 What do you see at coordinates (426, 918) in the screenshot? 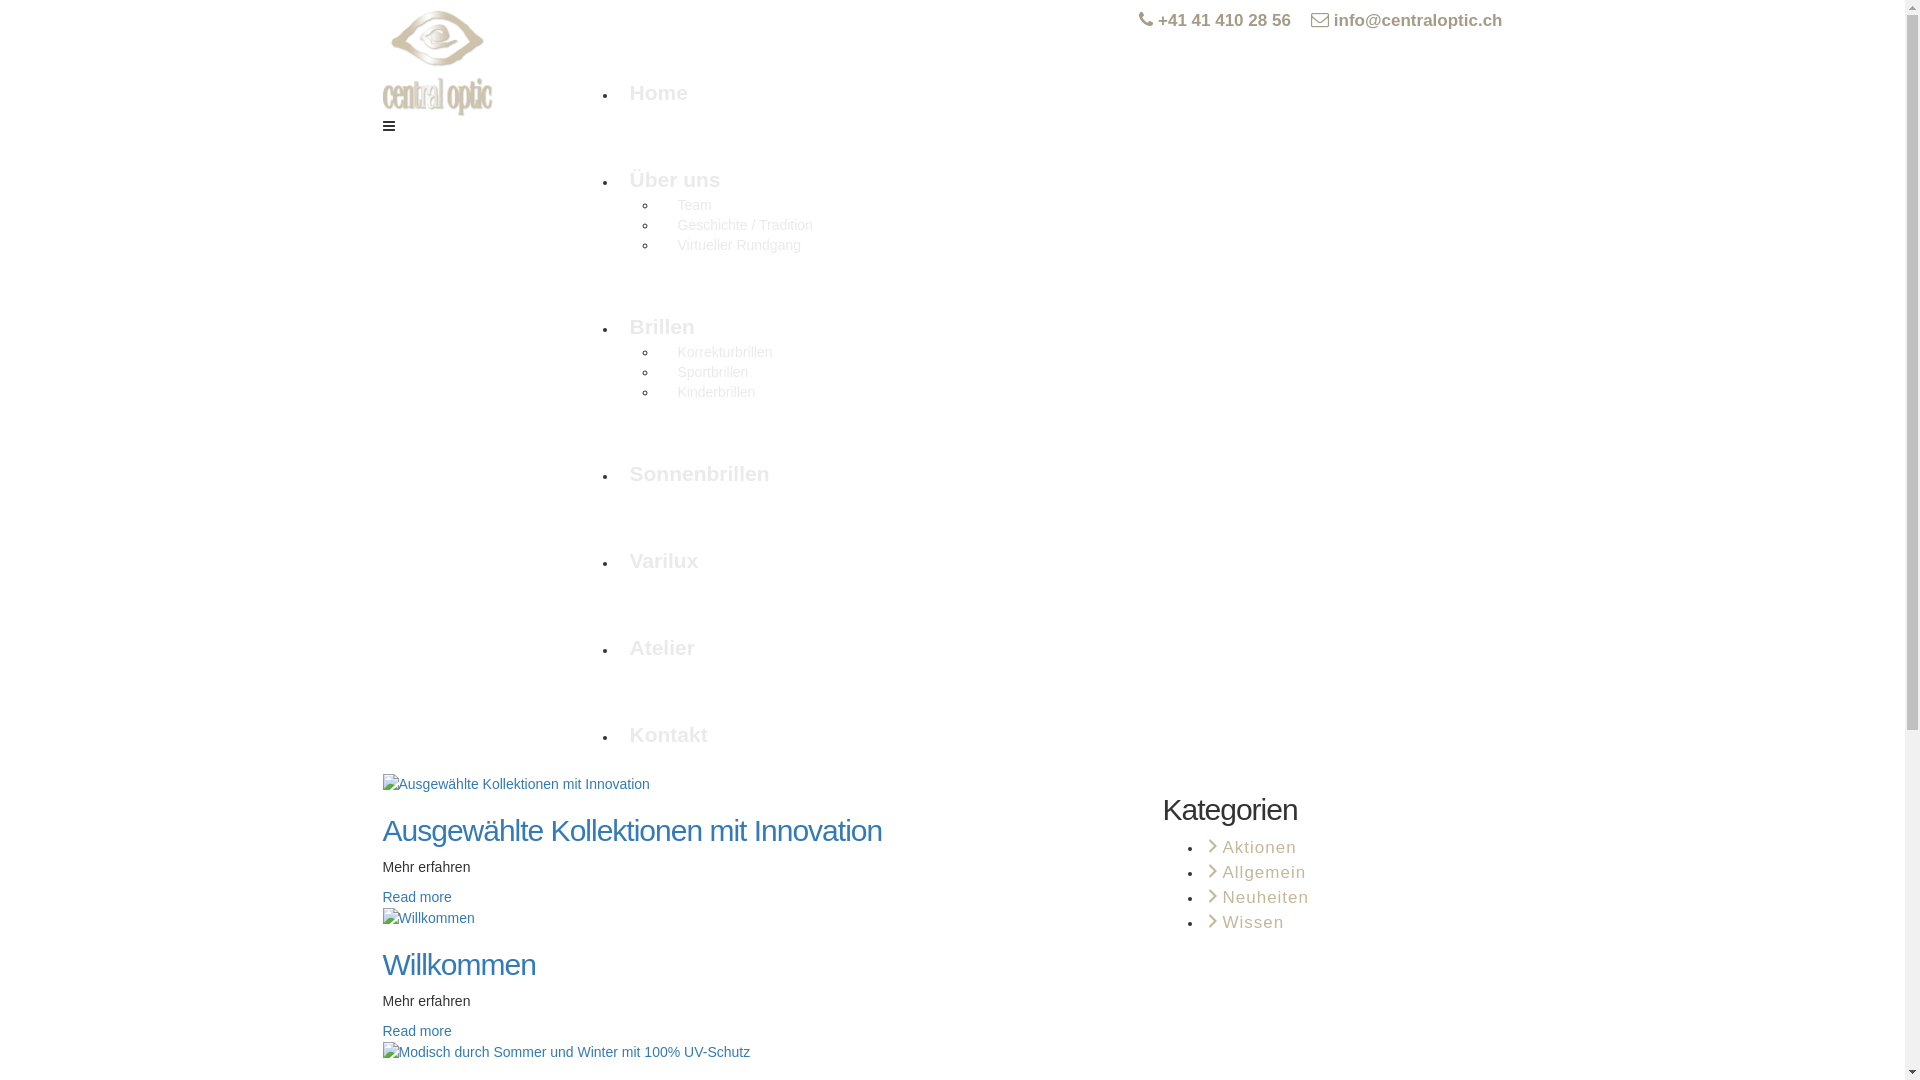
I see `'Willkommen'` at bounding box center [426, 918].